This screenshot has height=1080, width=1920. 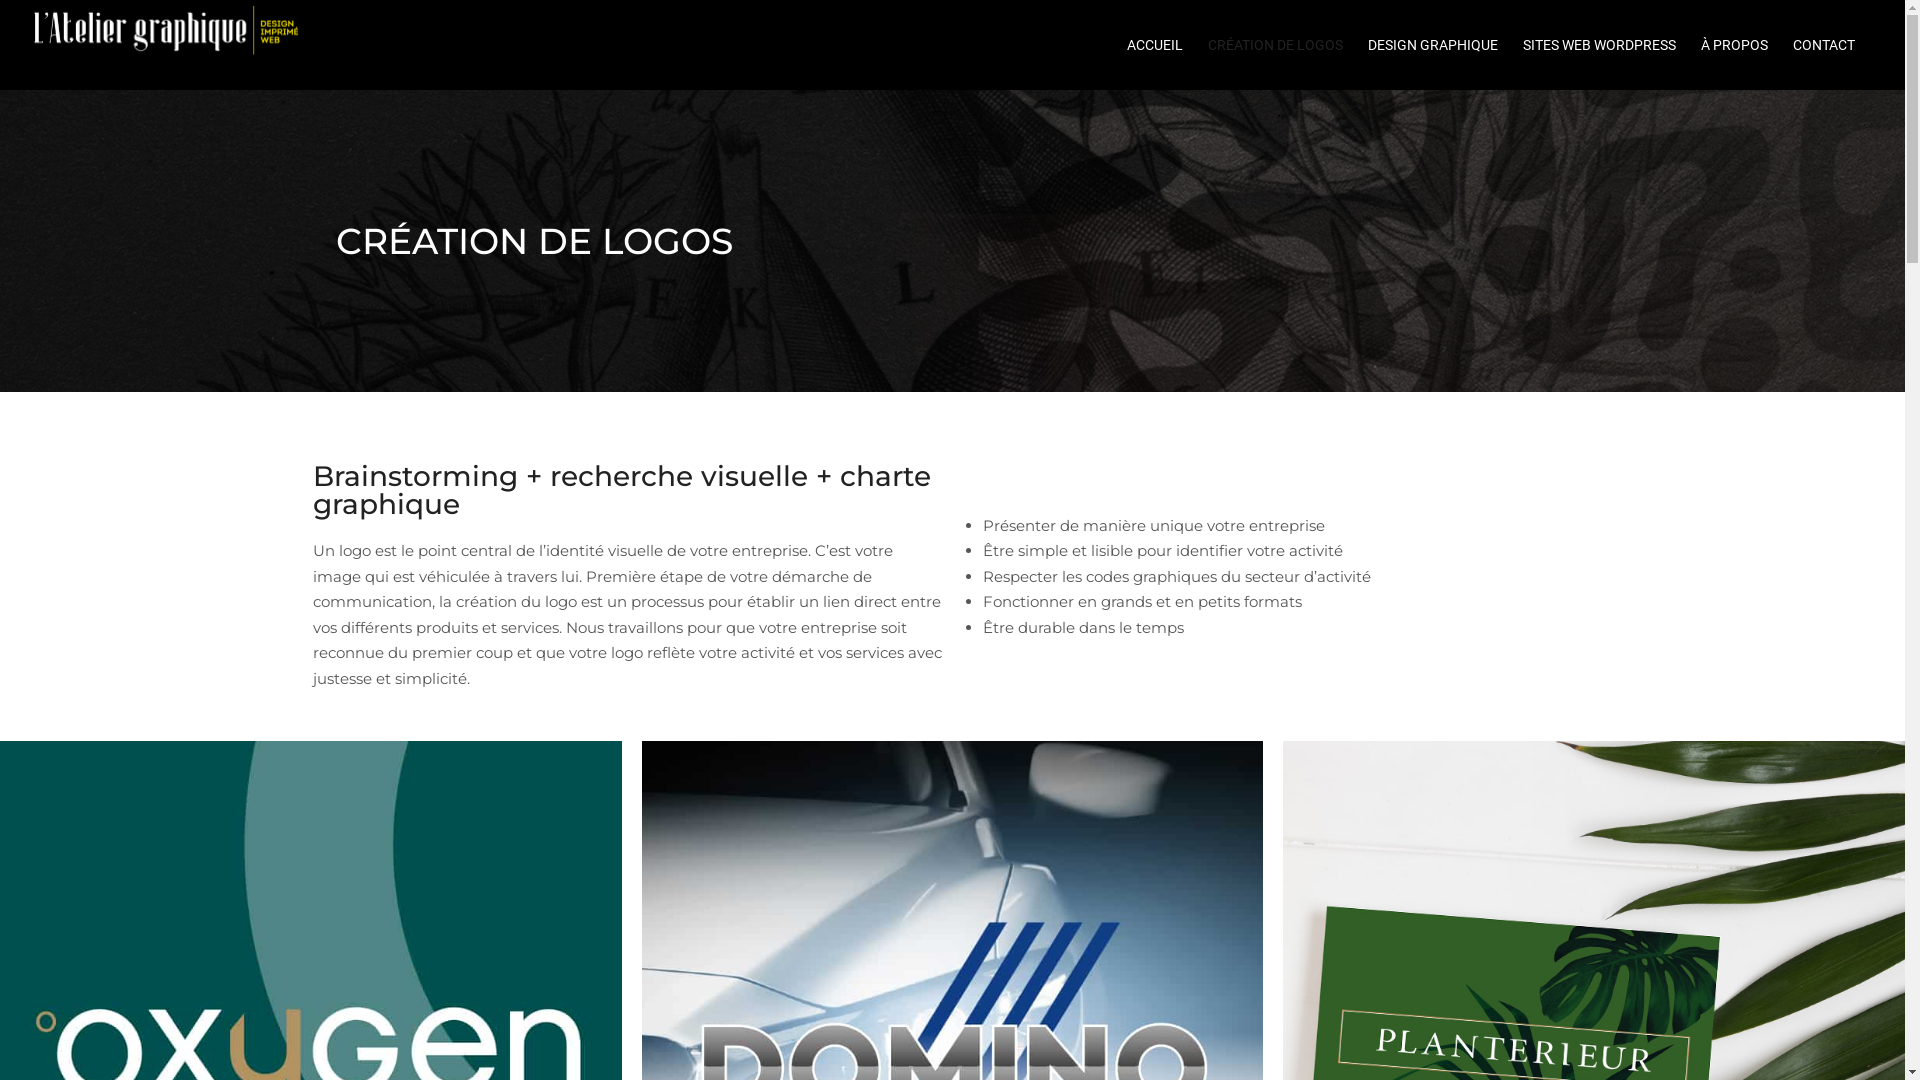 I want to click on 'DESIGN GRAPHIQUE', so click(x=1443, y=45).